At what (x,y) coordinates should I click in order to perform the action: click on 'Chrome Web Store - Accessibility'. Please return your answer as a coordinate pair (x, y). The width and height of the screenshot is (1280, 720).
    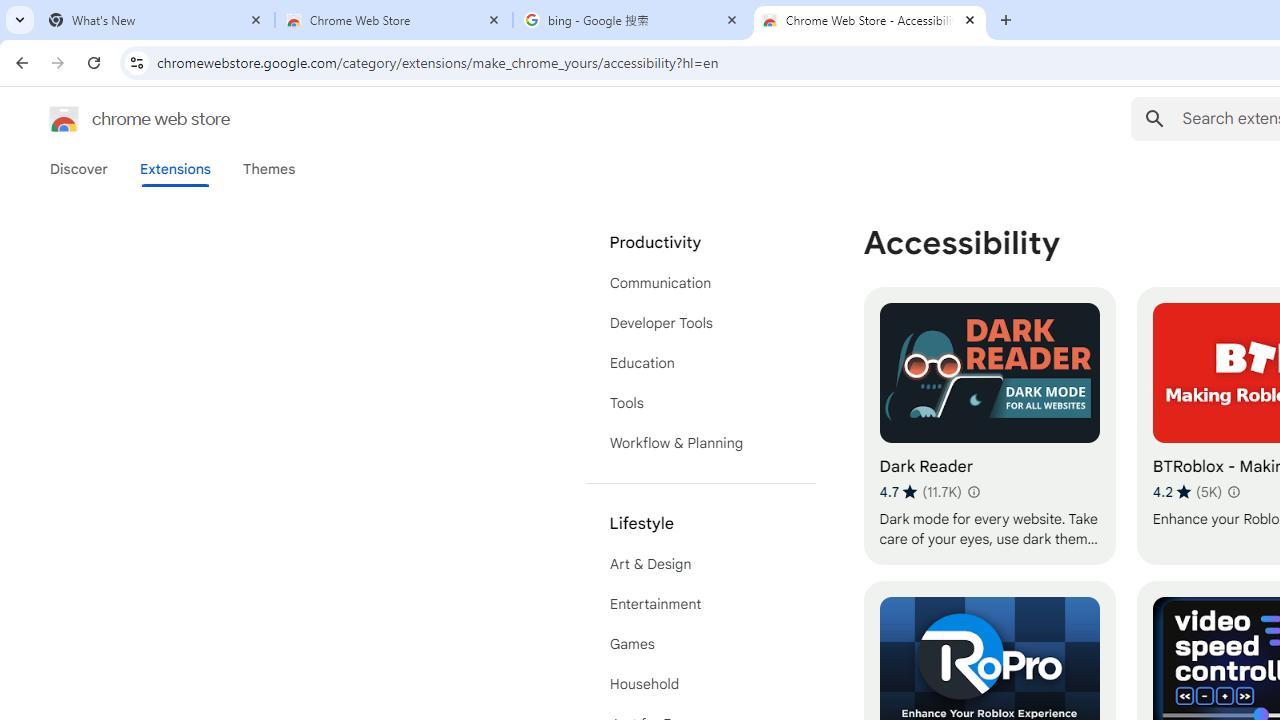
    Looking at the image, I should click on (870, 20).